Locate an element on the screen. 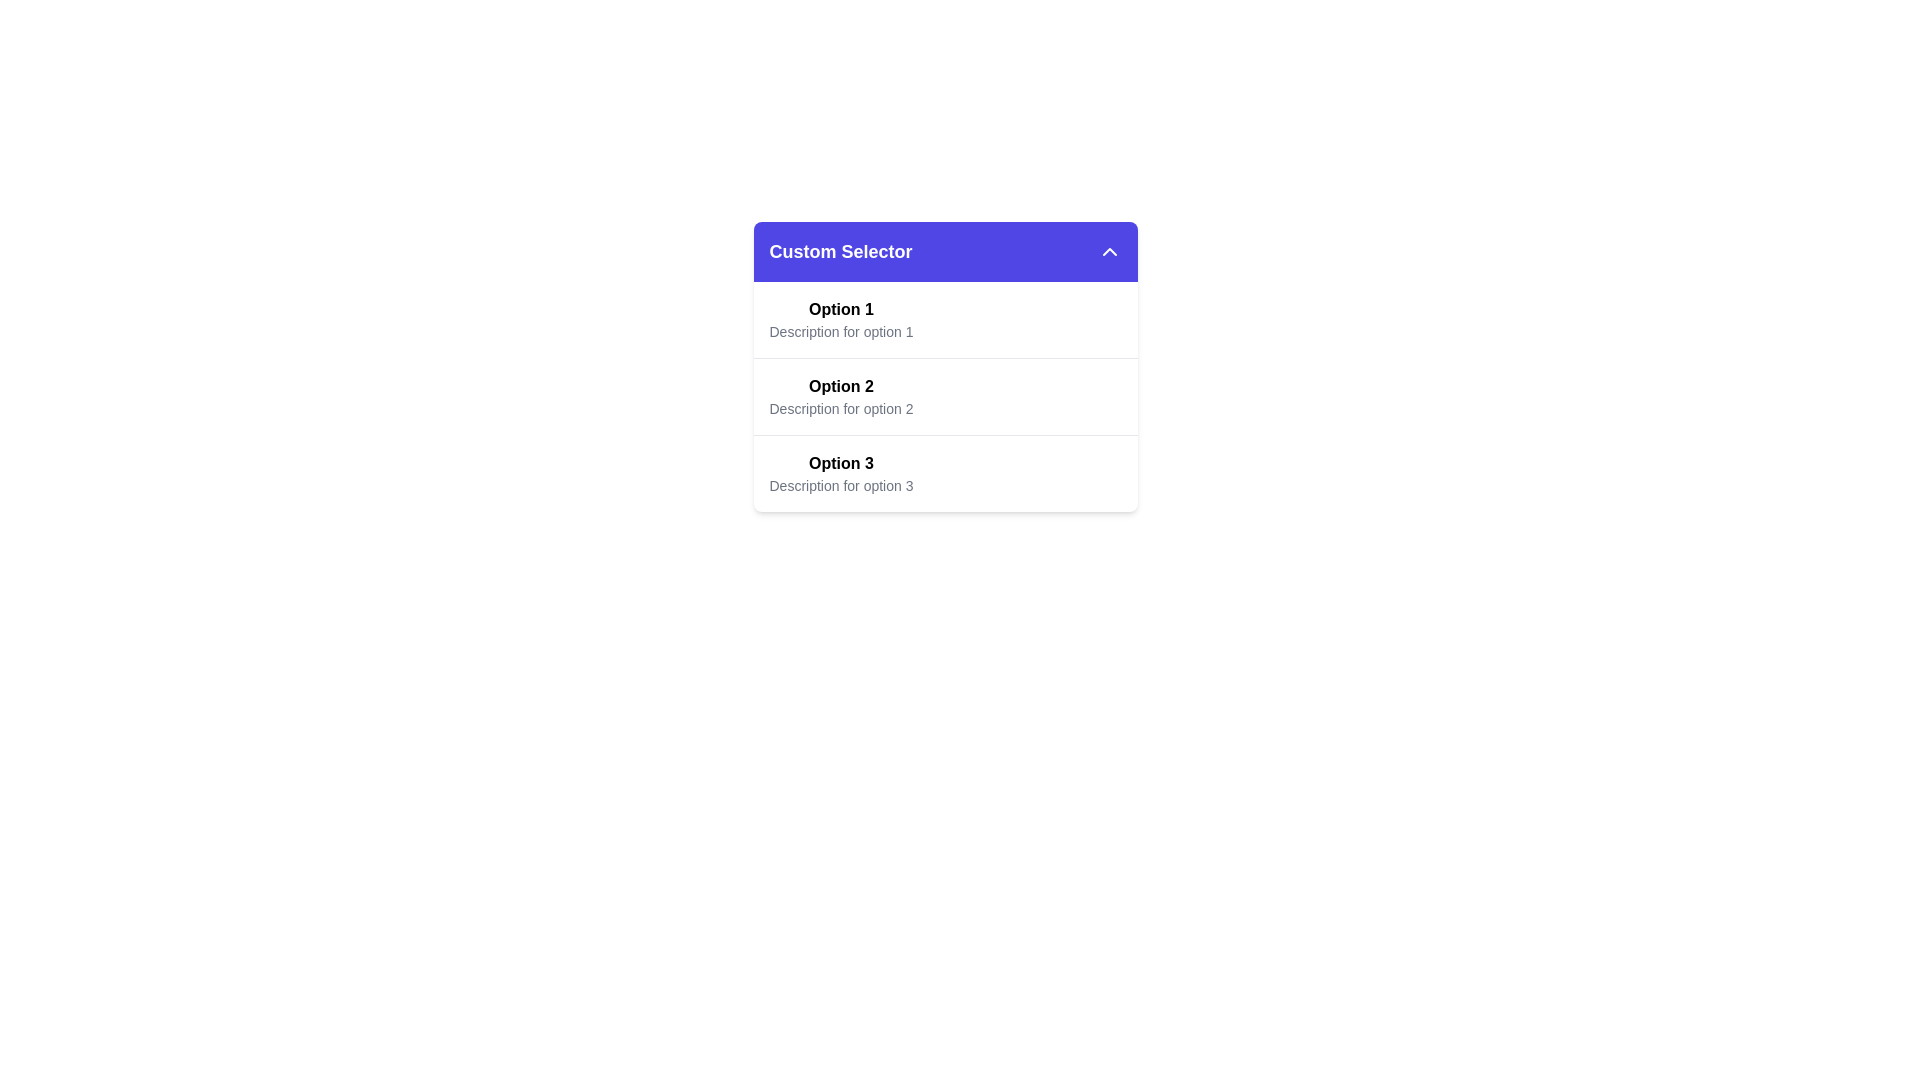 This screenshot has height=1080, width=1920. to select 'Option 3' from the dropdown menu titled 'Custom Selector', which is the third item in the list is located at coordinates (841, 474).